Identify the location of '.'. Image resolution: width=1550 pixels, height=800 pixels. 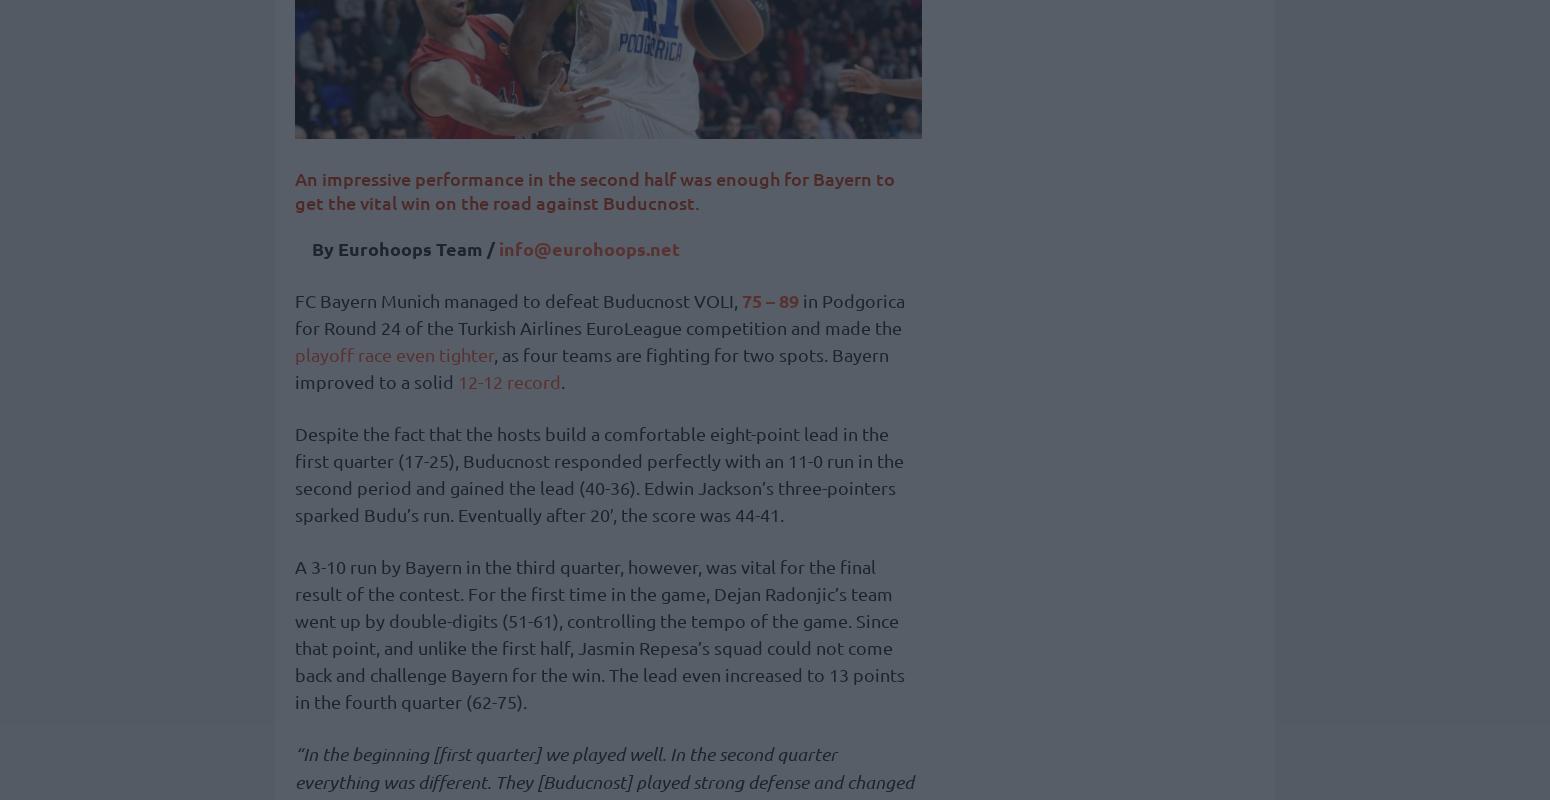
(562, 380).